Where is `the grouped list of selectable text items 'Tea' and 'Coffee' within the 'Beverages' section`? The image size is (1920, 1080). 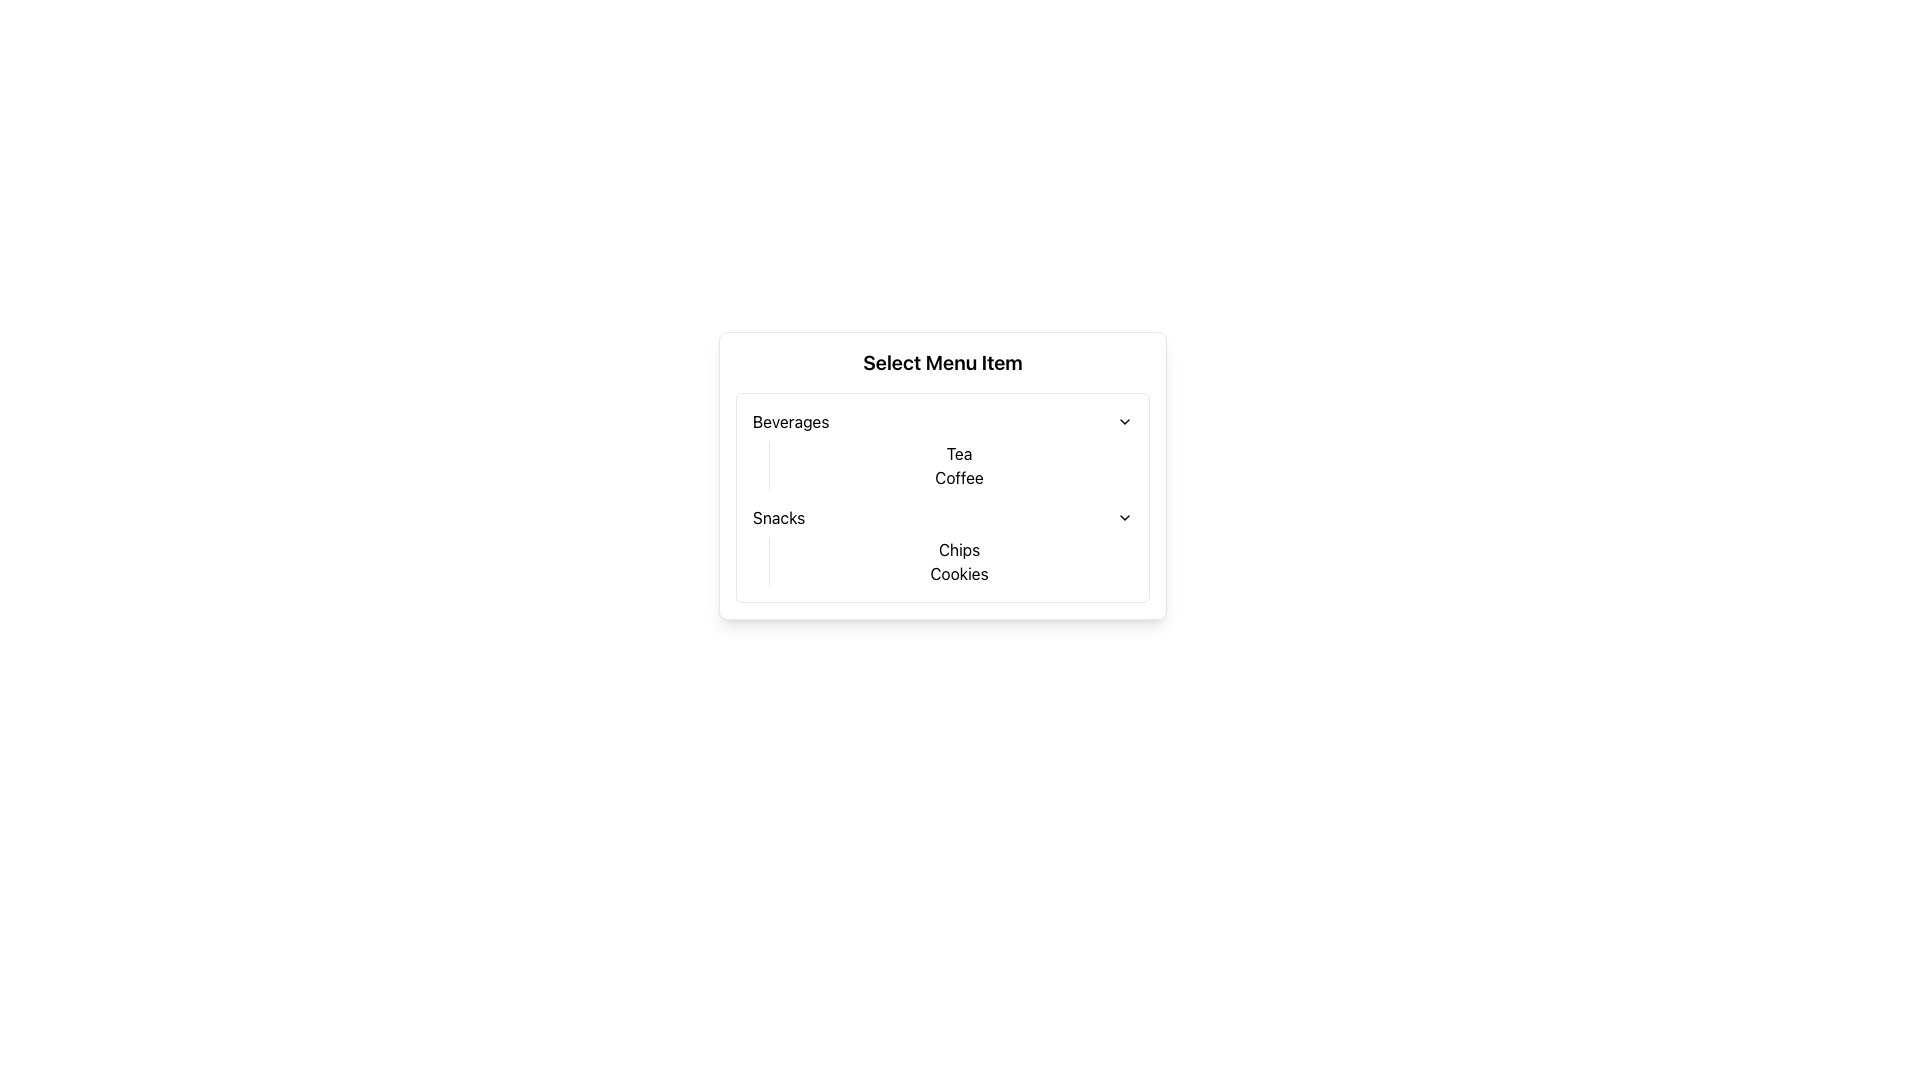 the grouped list of selectable text items 'Tea' and 'Coffee' within the 'Beverages' section is located at coordinates (949, 466).